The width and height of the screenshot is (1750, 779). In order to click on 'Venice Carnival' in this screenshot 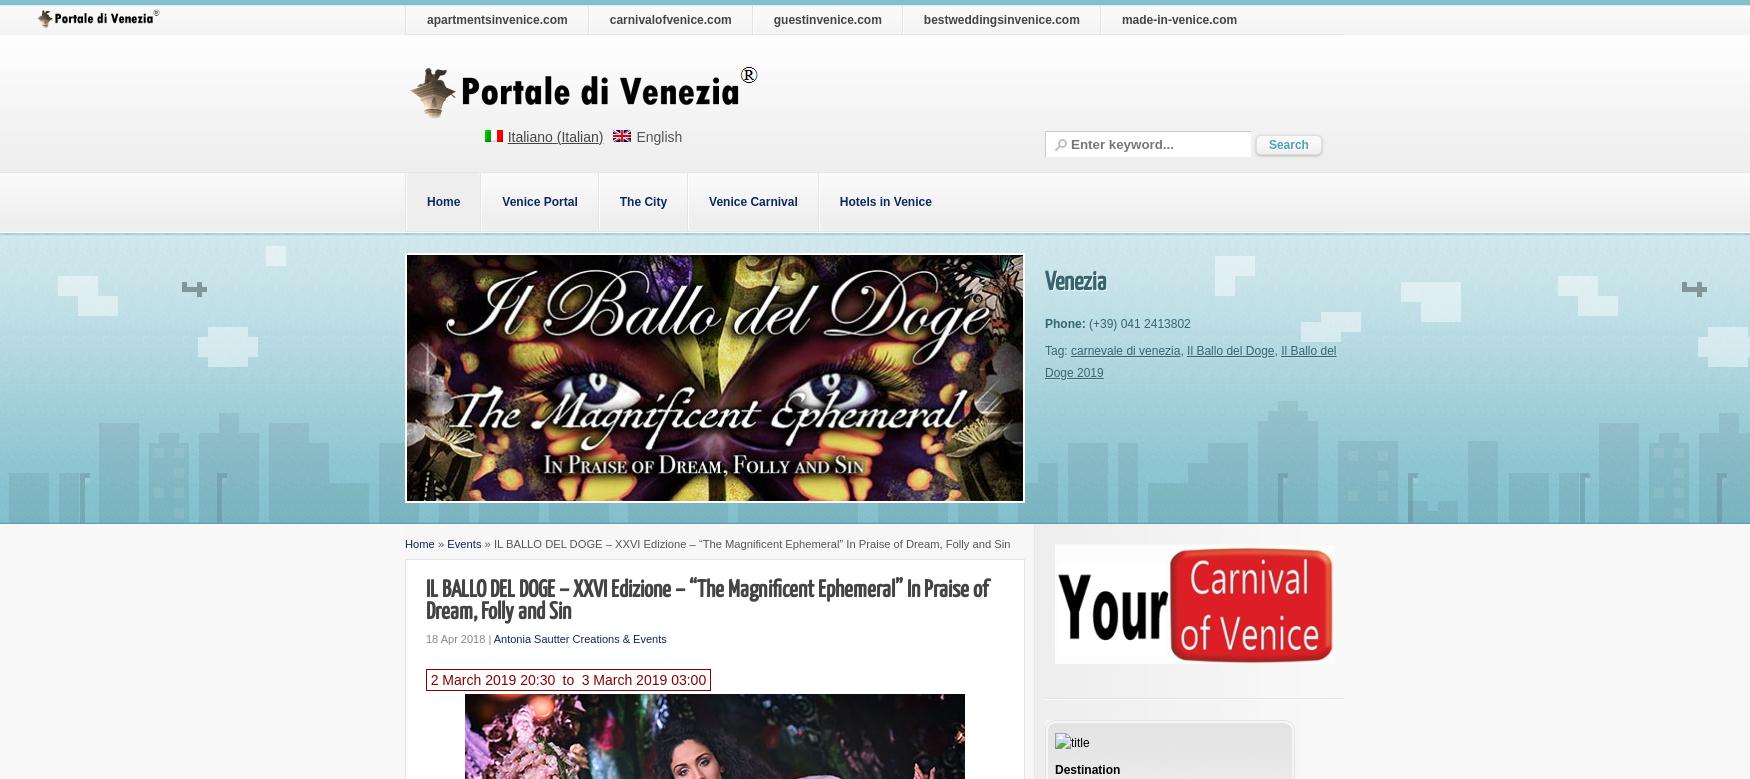, I will do `click(752, 201)`.